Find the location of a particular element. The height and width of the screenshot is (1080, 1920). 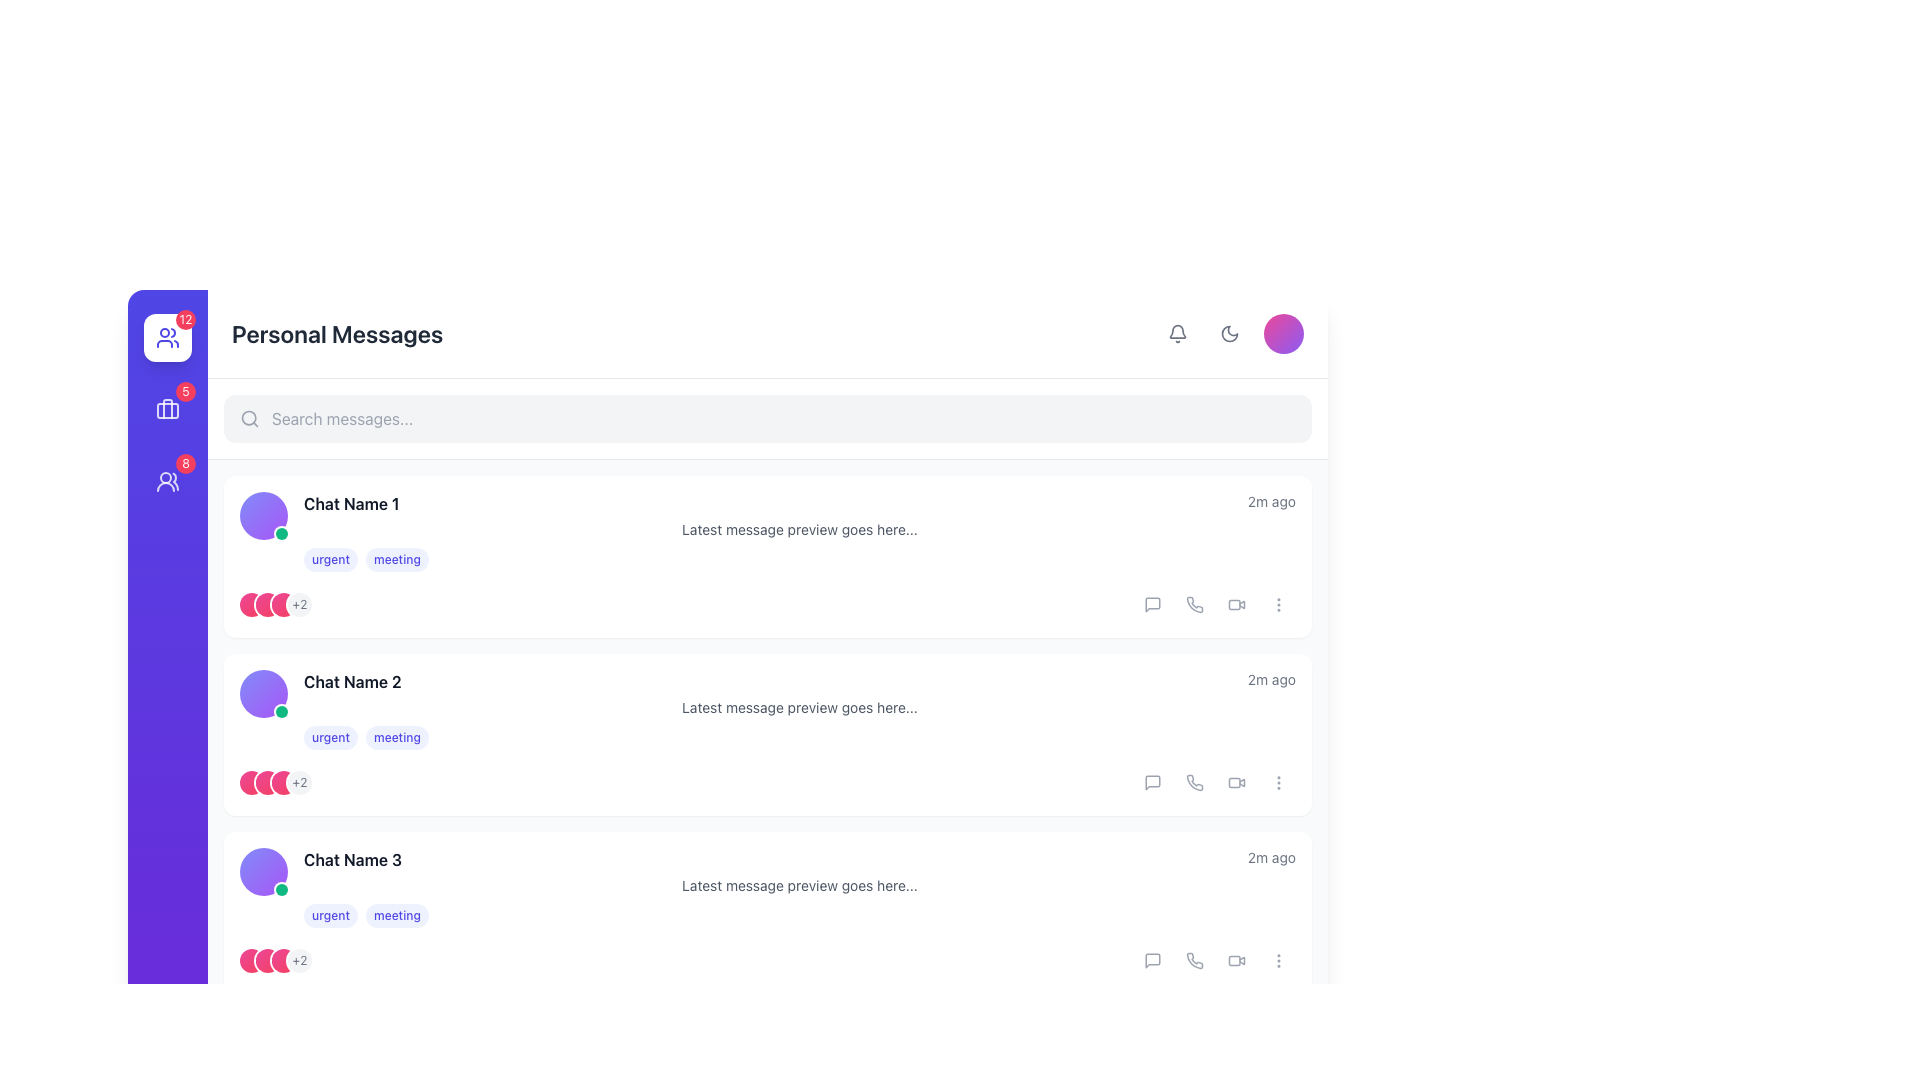

the informational badge or icon indicating there are 2 more items beyond the displayed ones, located at the rightmost end of the set of overlapping pink circular icons within the chat card is located at coordinates (274, 959).